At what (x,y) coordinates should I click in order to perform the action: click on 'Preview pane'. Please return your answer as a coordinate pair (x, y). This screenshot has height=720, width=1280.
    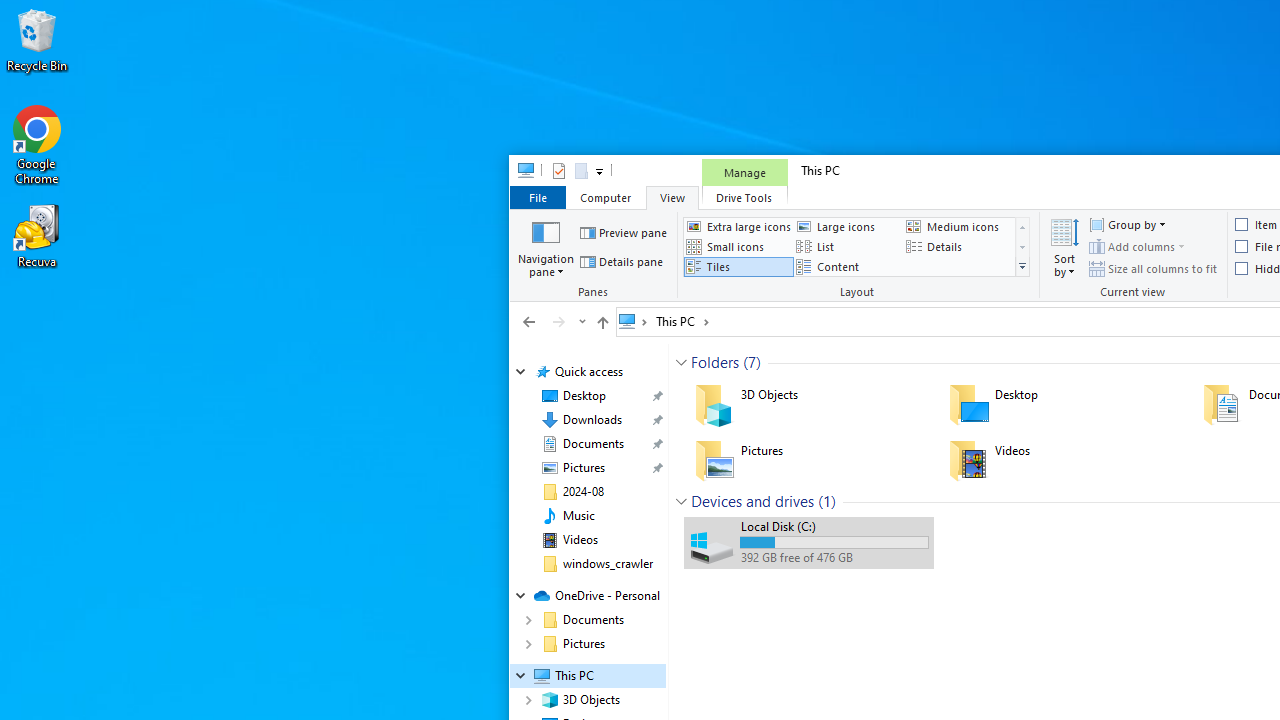
    Looking at the image, I should click on (623, 231).